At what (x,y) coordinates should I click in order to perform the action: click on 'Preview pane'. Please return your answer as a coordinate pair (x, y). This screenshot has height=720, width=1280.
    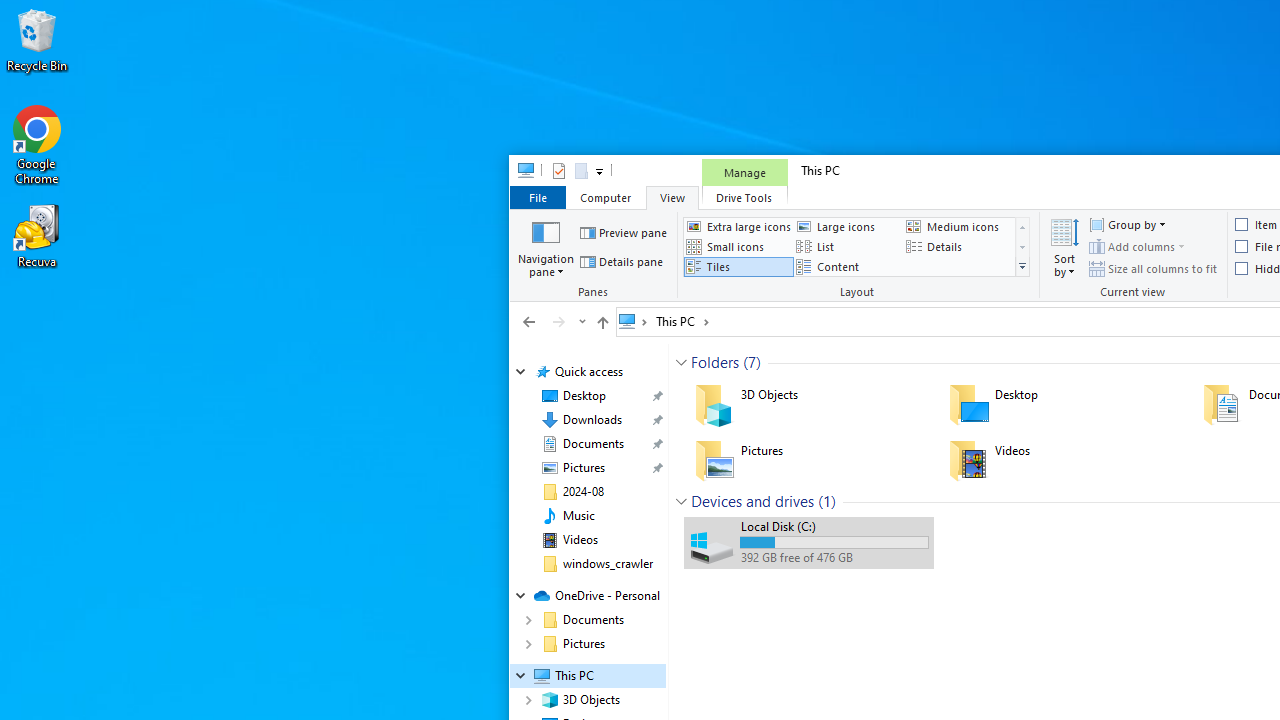
    Looking at the image, I should click on (623, 231).